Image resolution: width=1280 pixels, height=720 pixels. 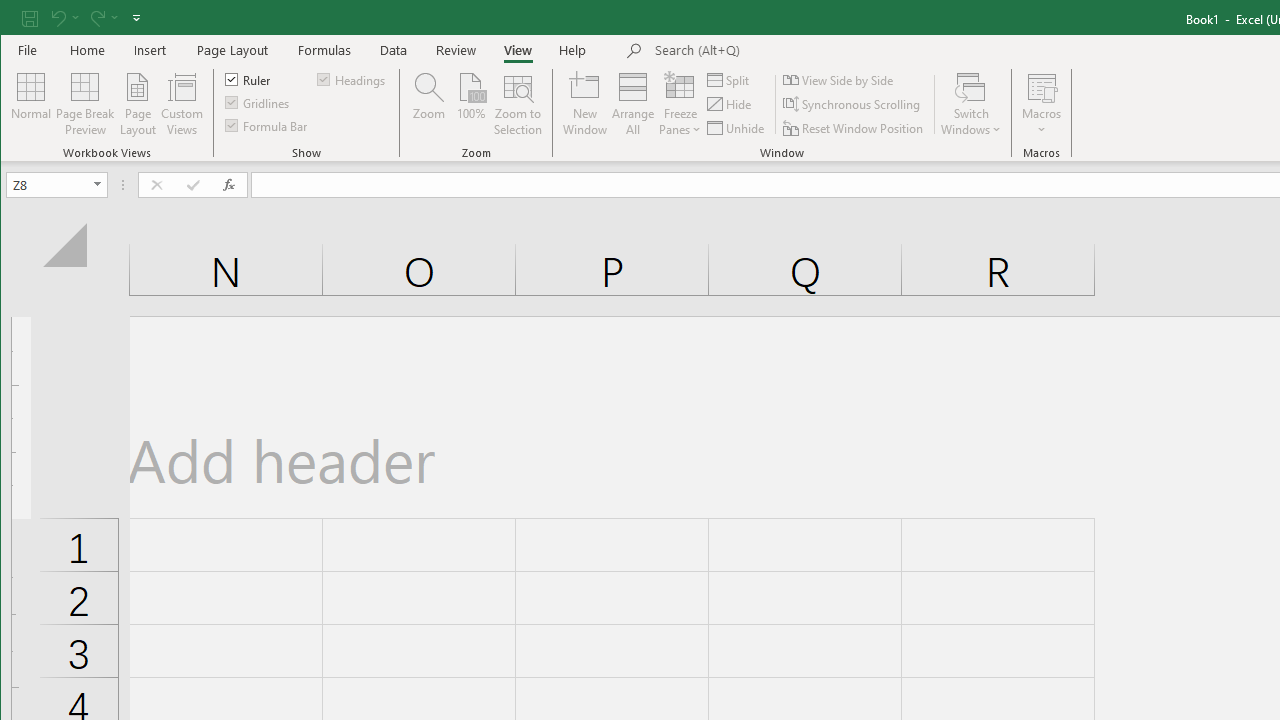 I want to click on 'Gridlines', so click(x=257, y=102).